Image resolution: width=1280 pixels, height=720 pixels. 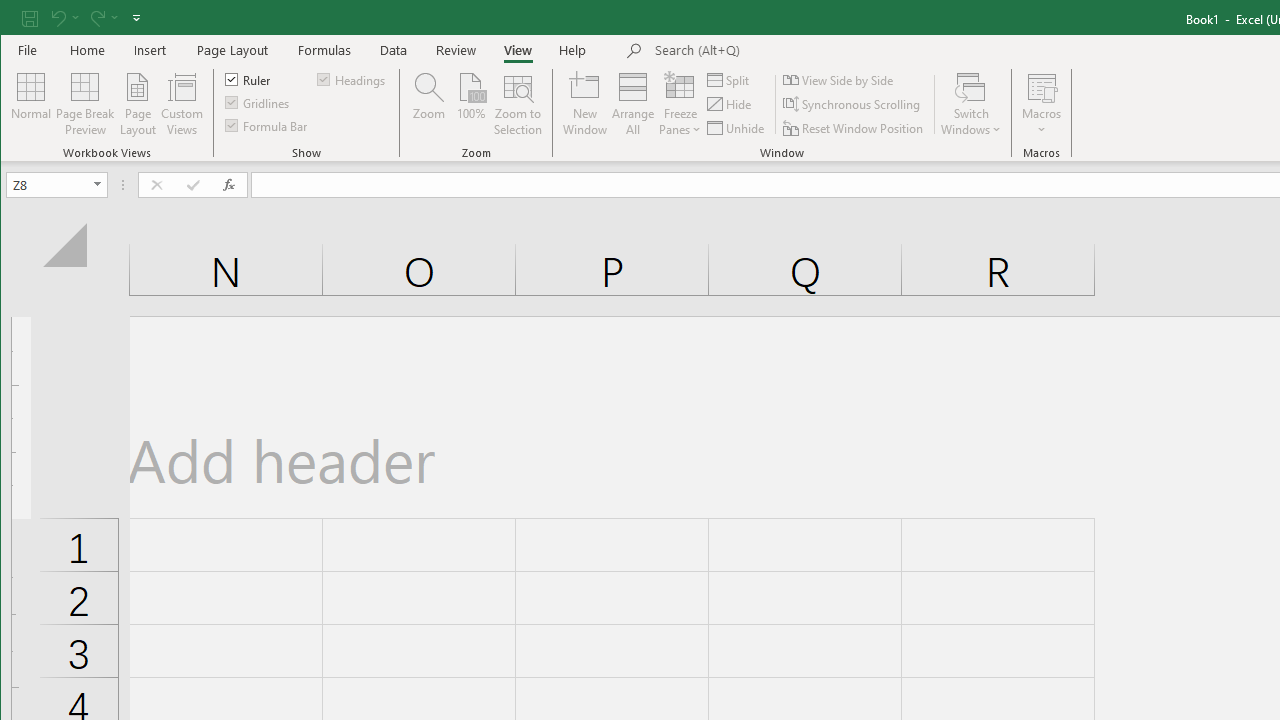 I want to click on 'Gridlines', so click(x=257, y=102).